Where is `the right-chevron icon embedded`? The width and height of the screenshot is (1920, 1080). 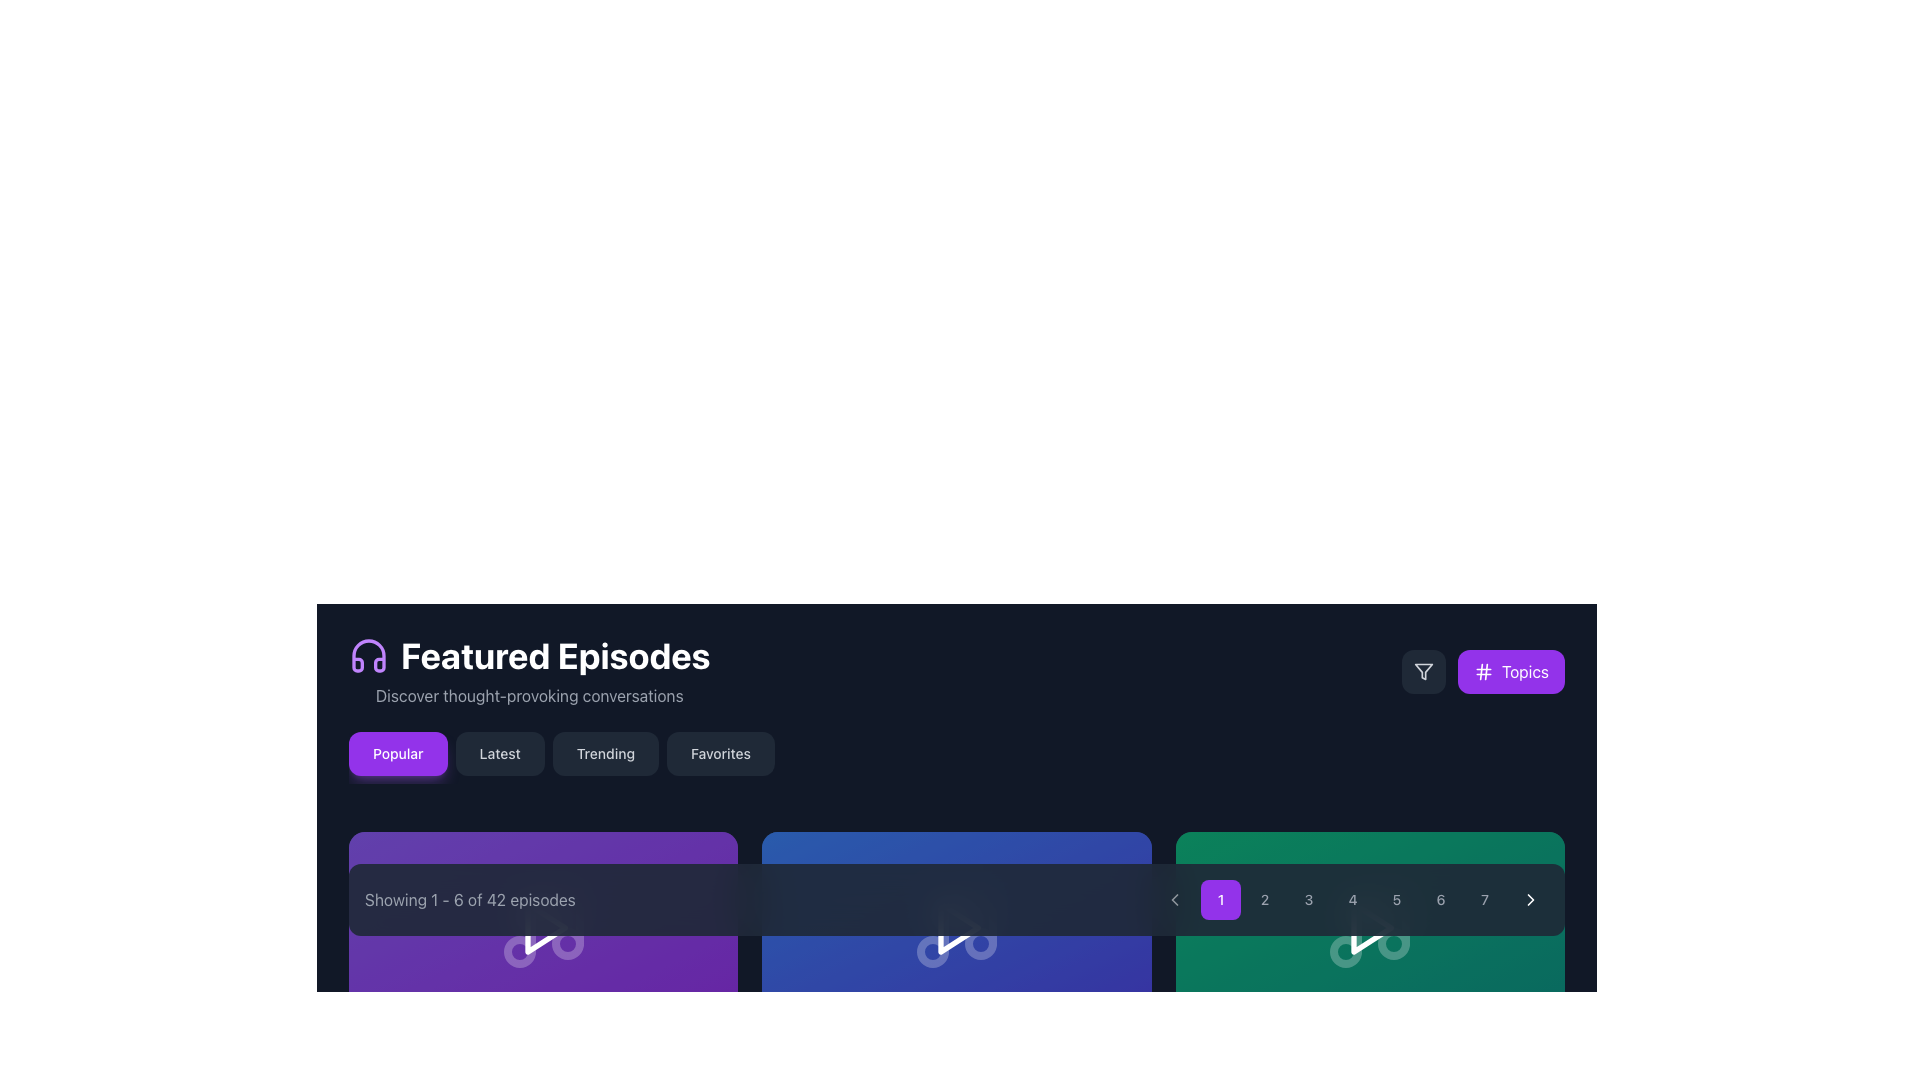
the right-chevron icon embedded is located at coordinates (1530, 898).